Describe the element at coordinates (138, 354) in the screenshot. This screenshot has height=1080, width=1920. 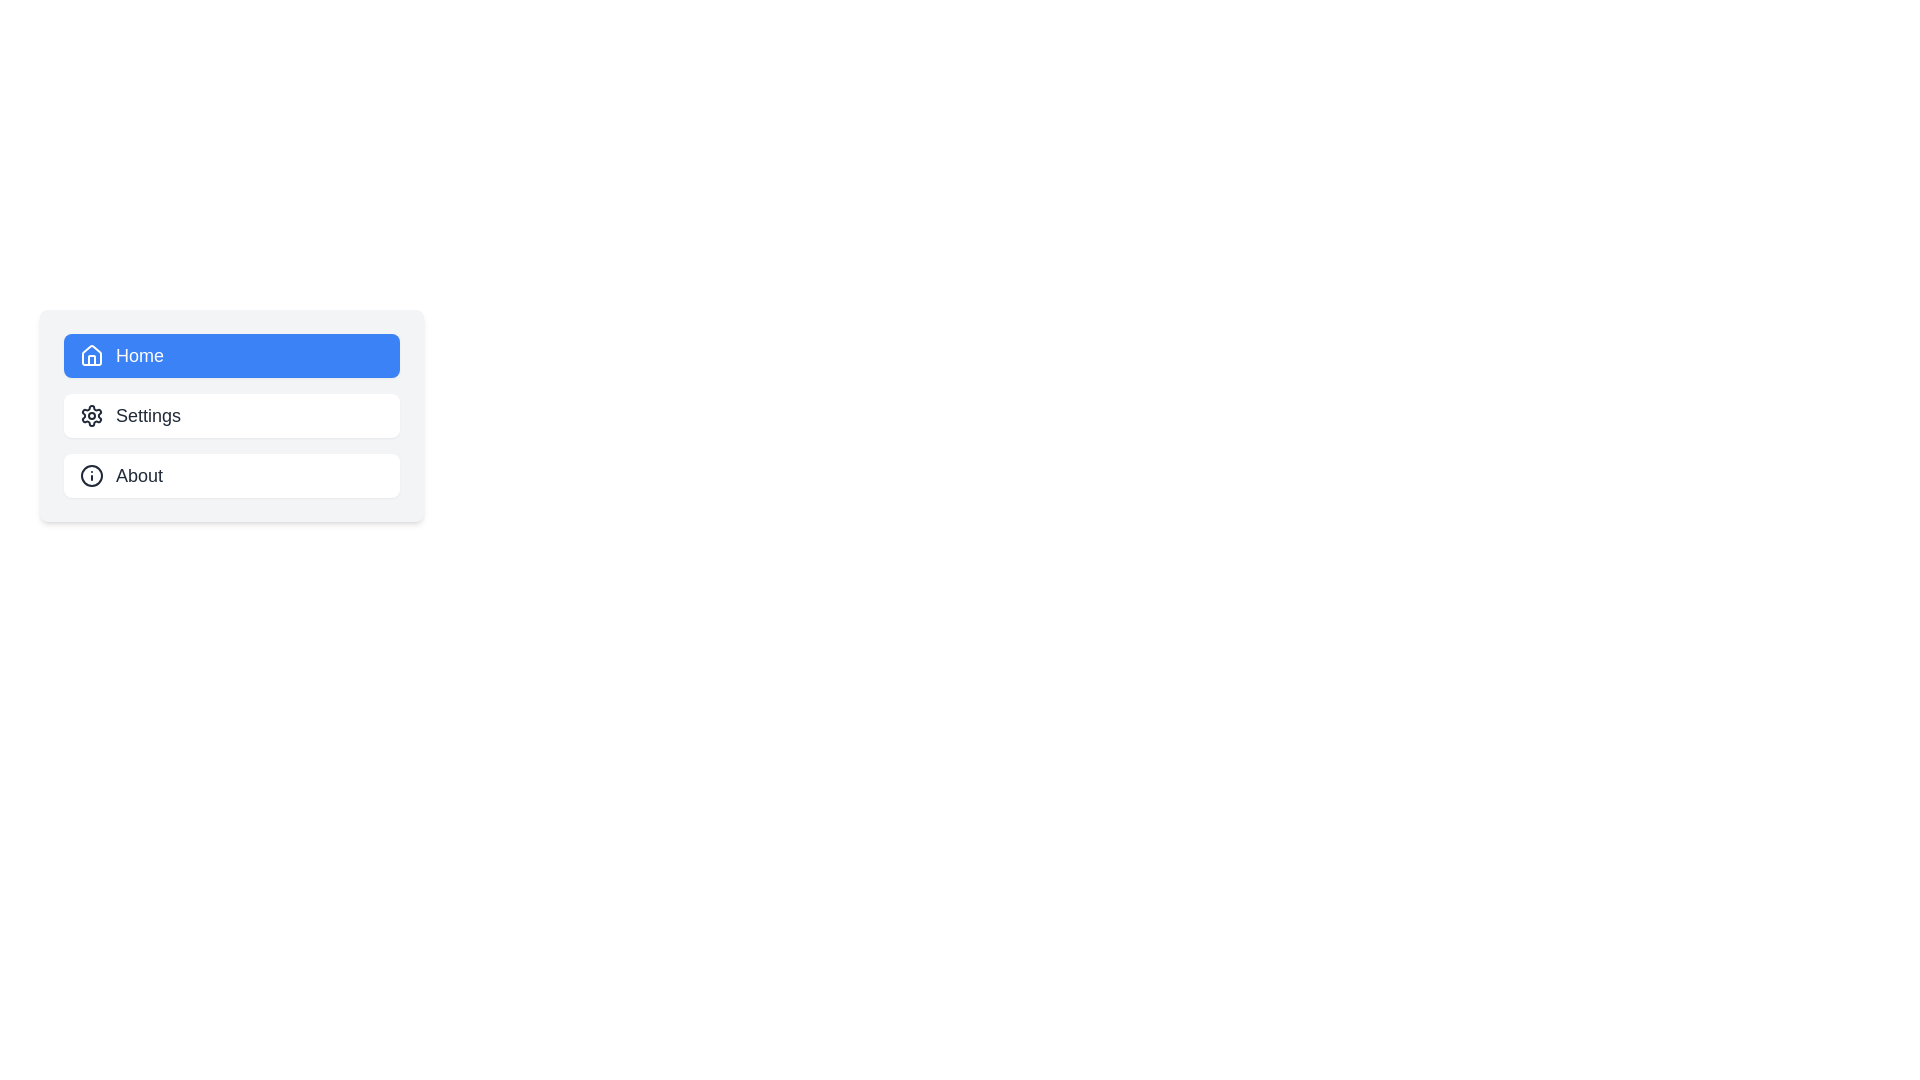
I see `the Text Label that serves as a navigation option for the main or home page, located to the right of the house icon in a vertical menu layout` at that location.